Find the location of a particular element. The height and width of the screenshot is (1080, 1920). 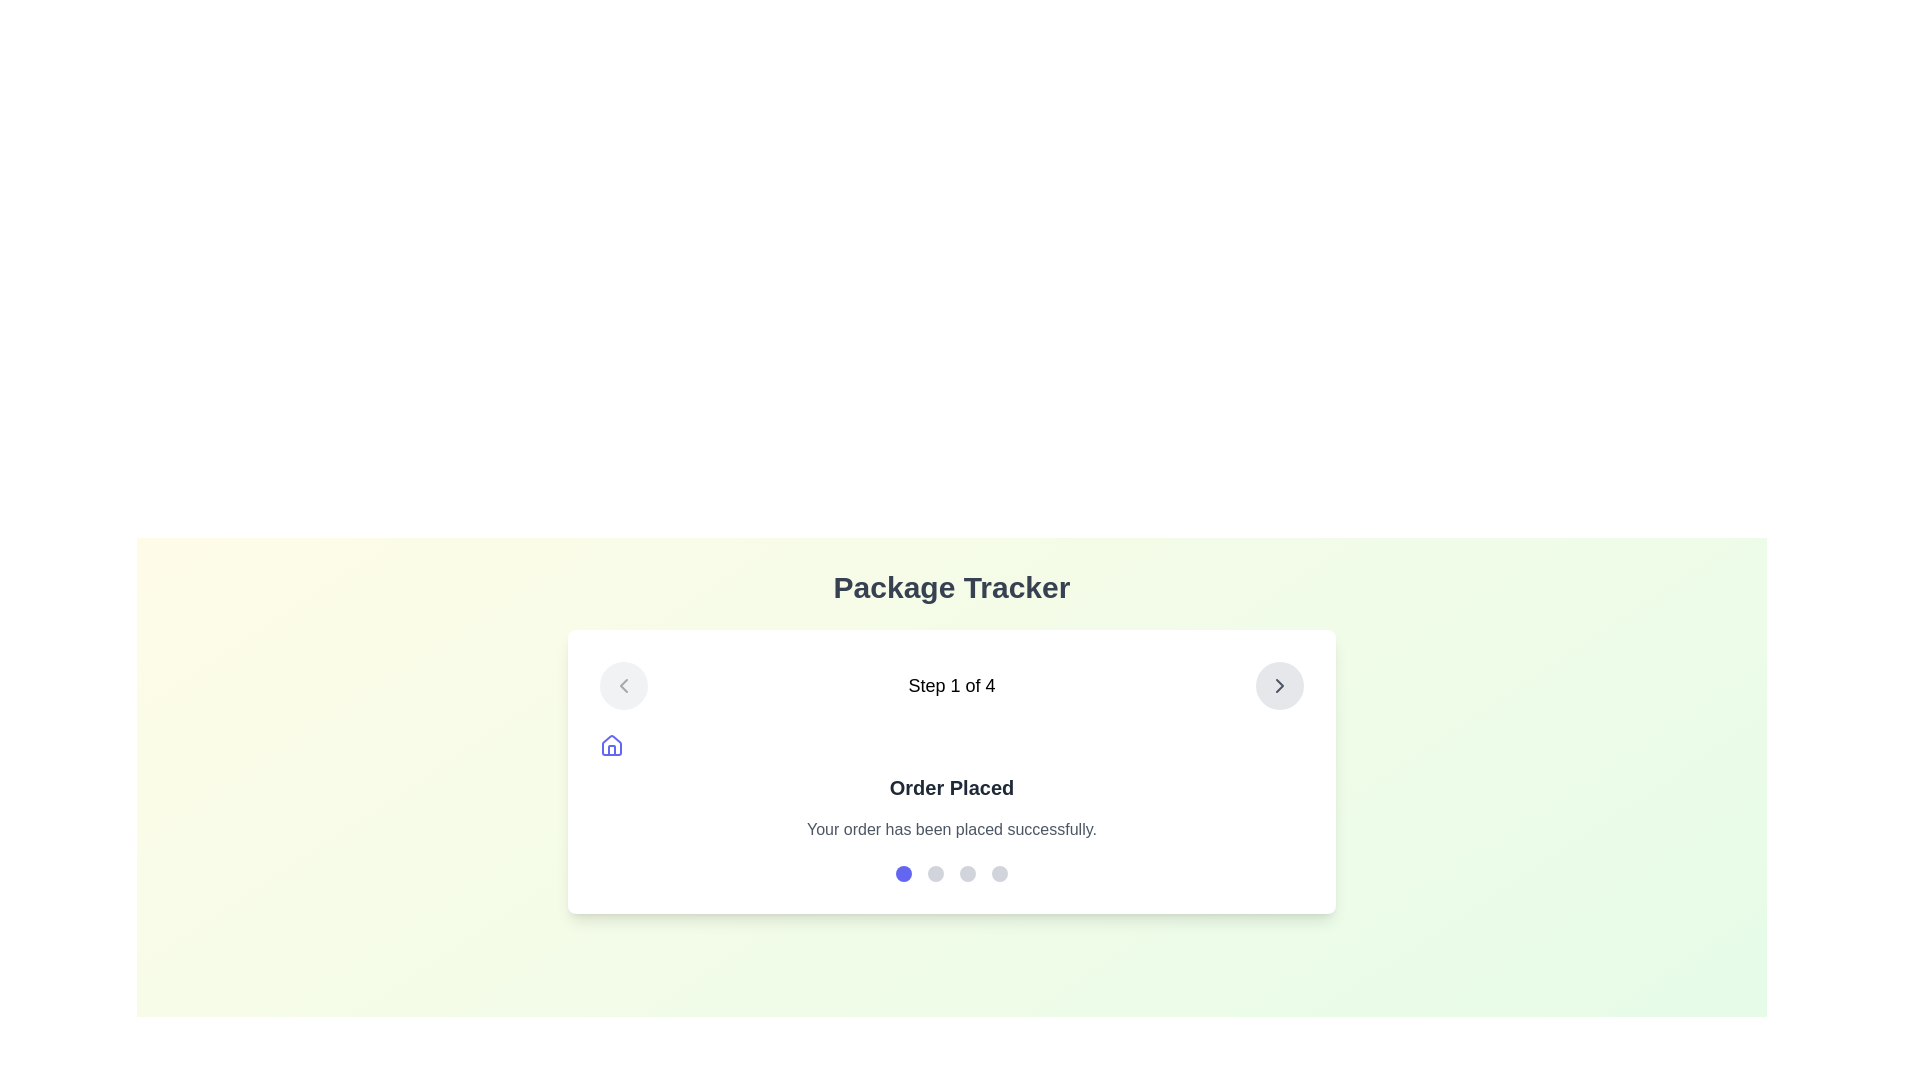

the blue dot in the Progress indicator of the 'Package Tracker' card is located at coordinates (950, 873).